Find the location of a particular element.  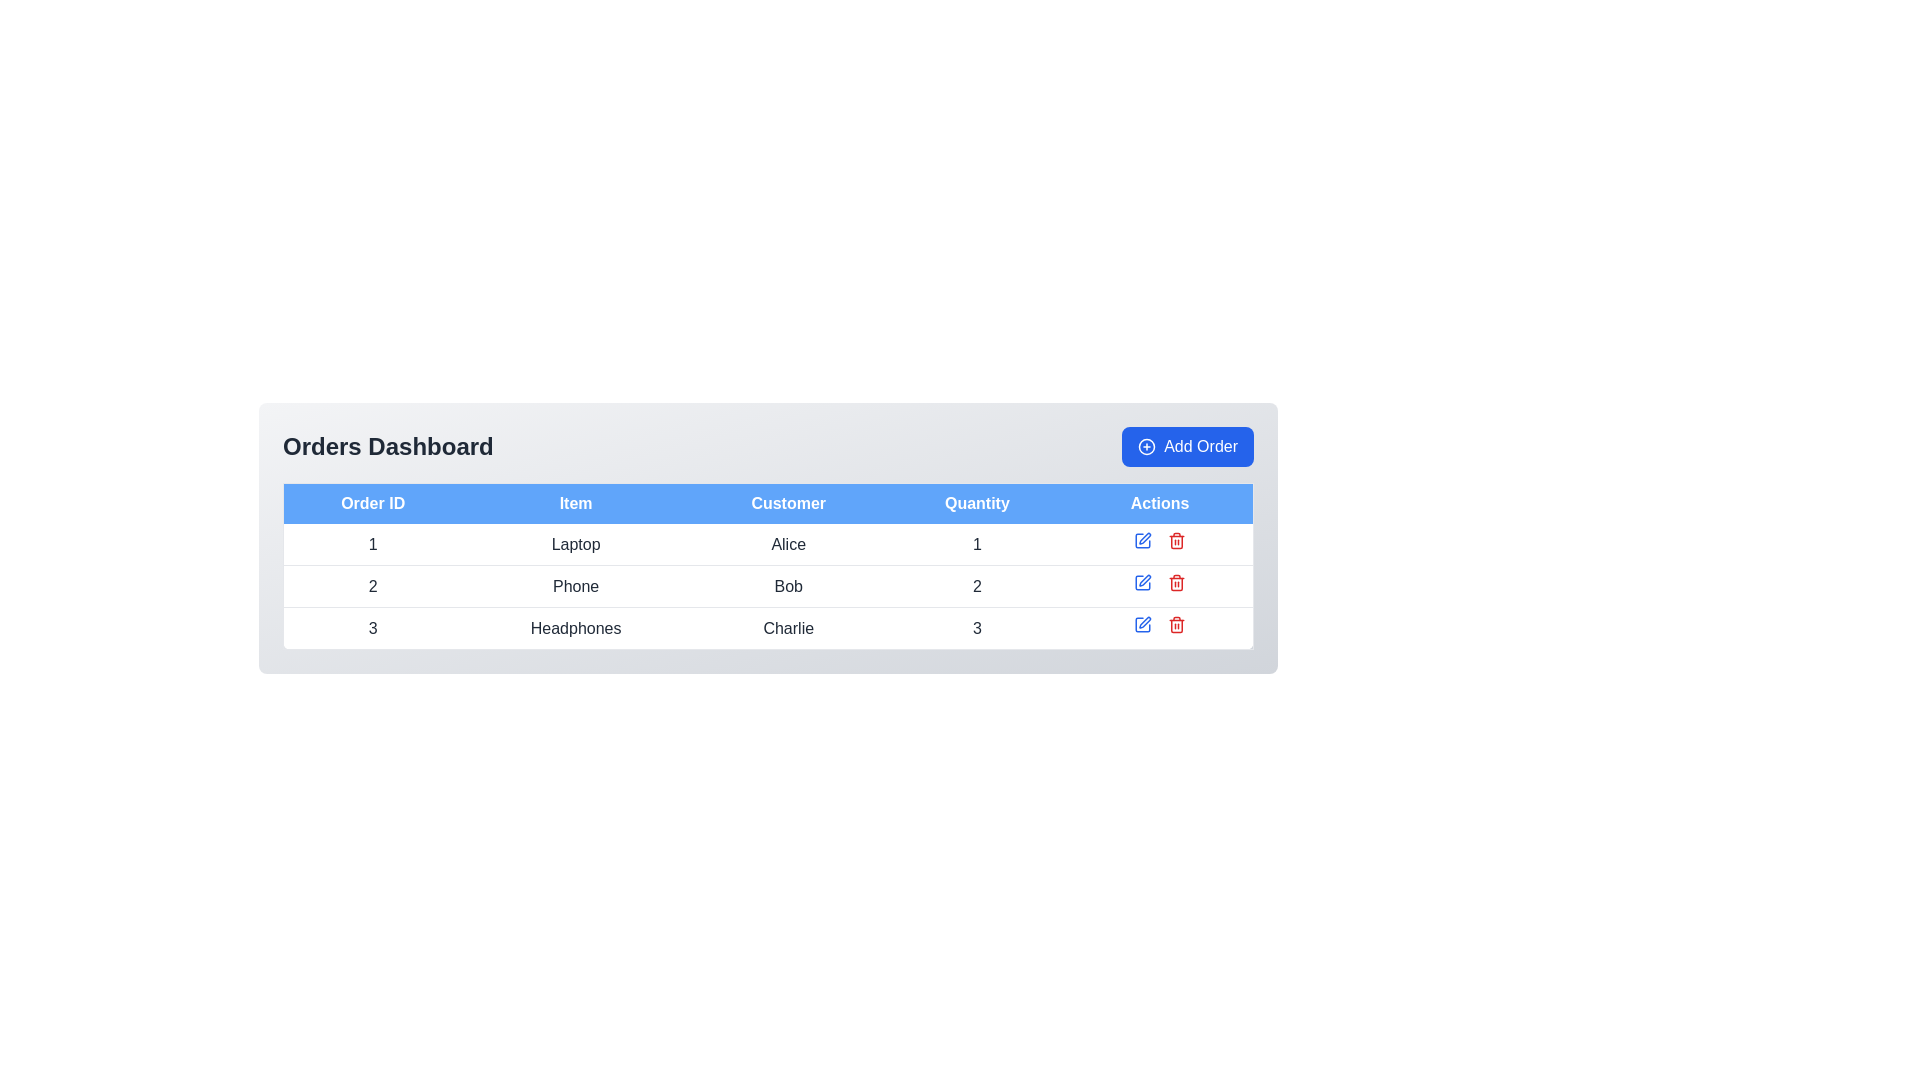

the edit icon in the 'Actions' column of the third row for the 'Headphones' entry belonging to customer 'Charlie' to modify the row is located at coordinates (1160, 627).